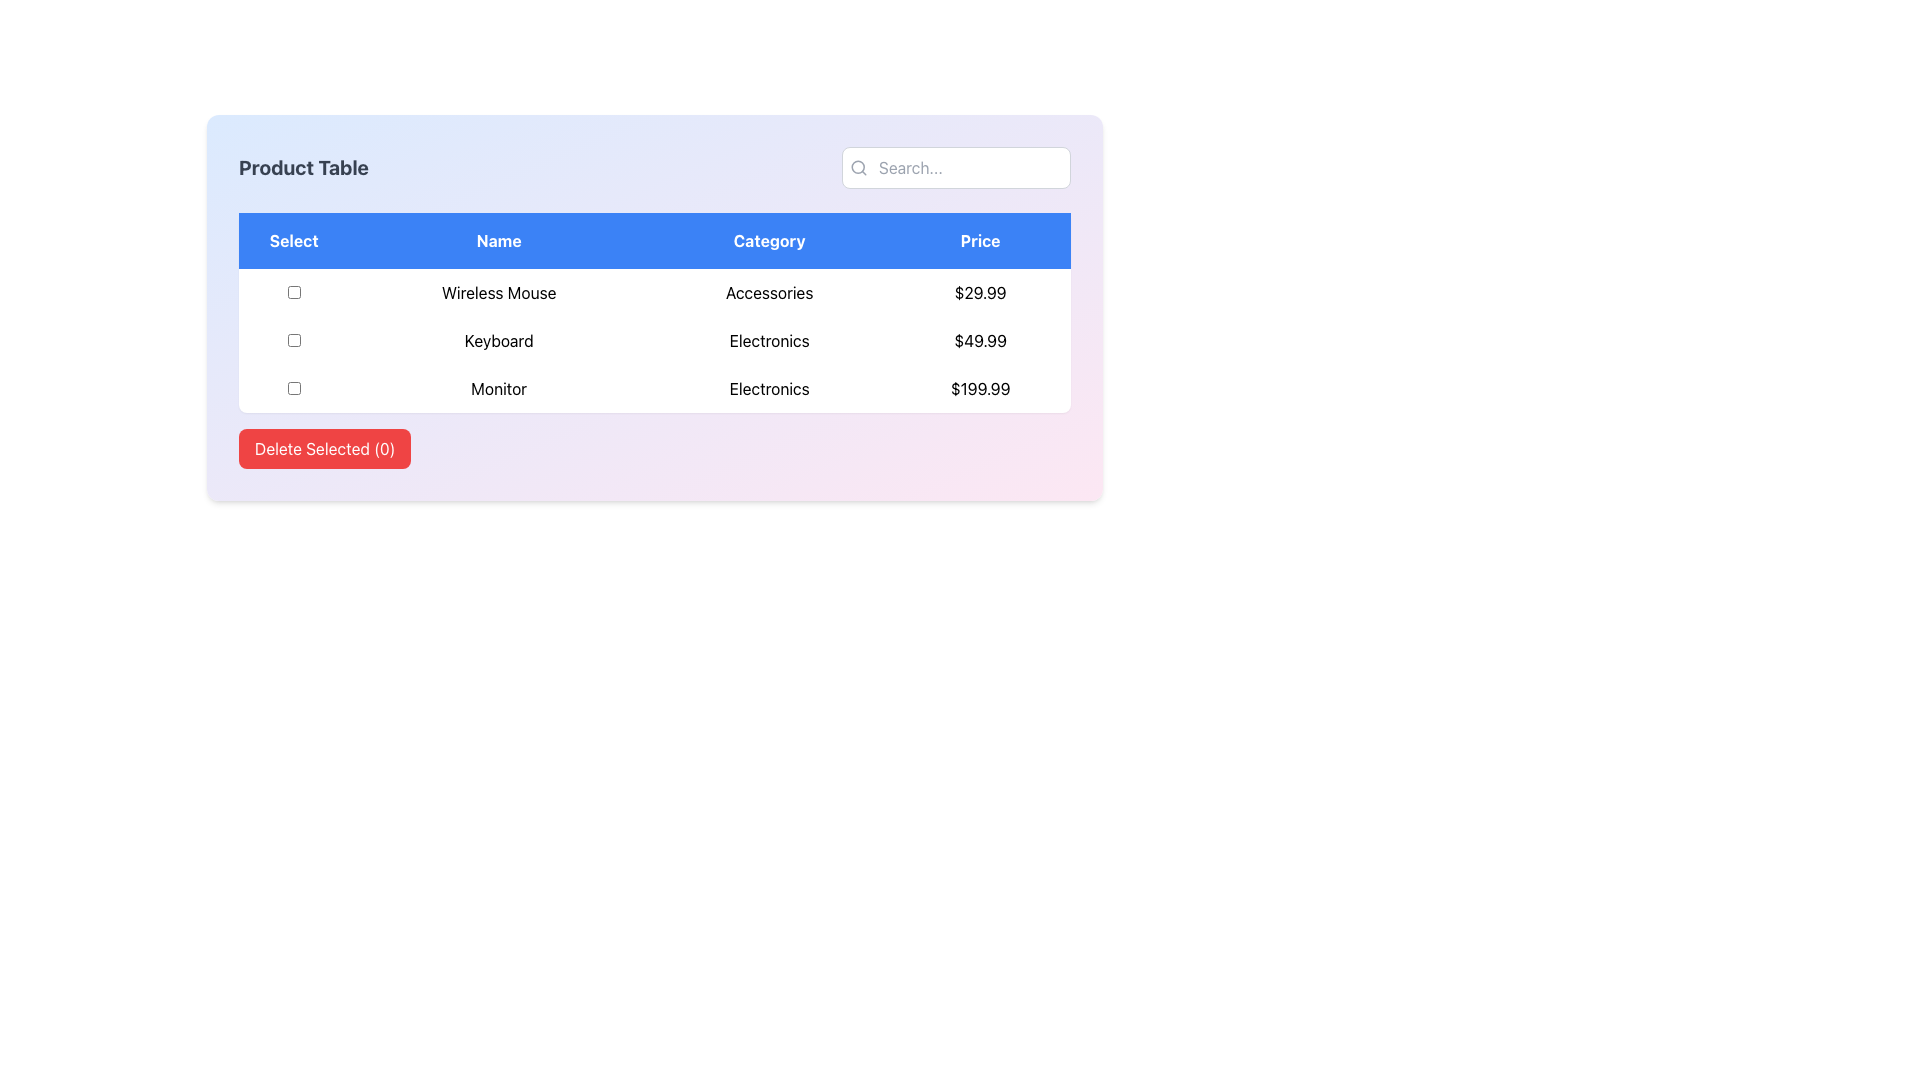 The width and height of the screenshot is (1920, 1080). What do you see at coordinates (499, 239) in the screenshot?
I see `the table header labeled 'Name', which is styled with a blue background and white text, positioned in the top row of the table and is the second column in a group of four headers` at bounding box center [499, 239].